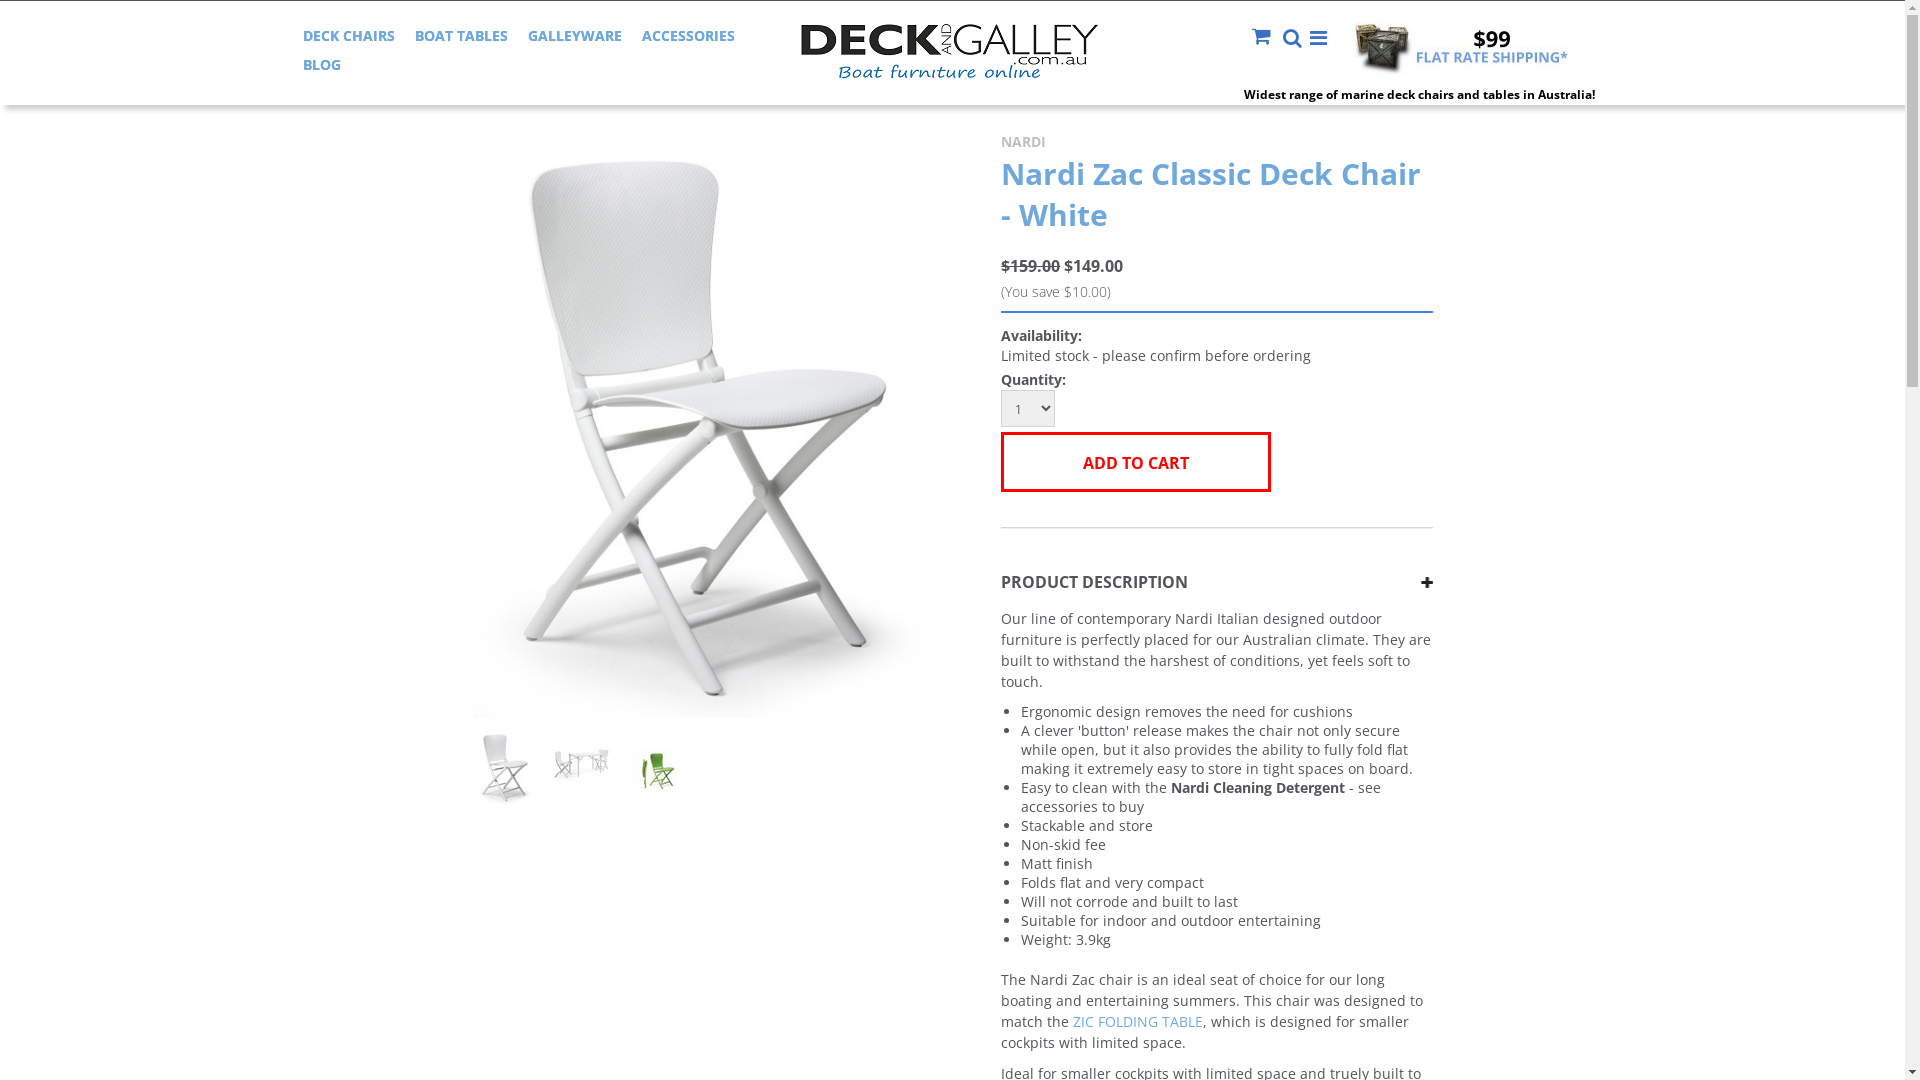  Describe the element at coordinates (1319, 38) in the screenshot. I see `'More'` at that location.